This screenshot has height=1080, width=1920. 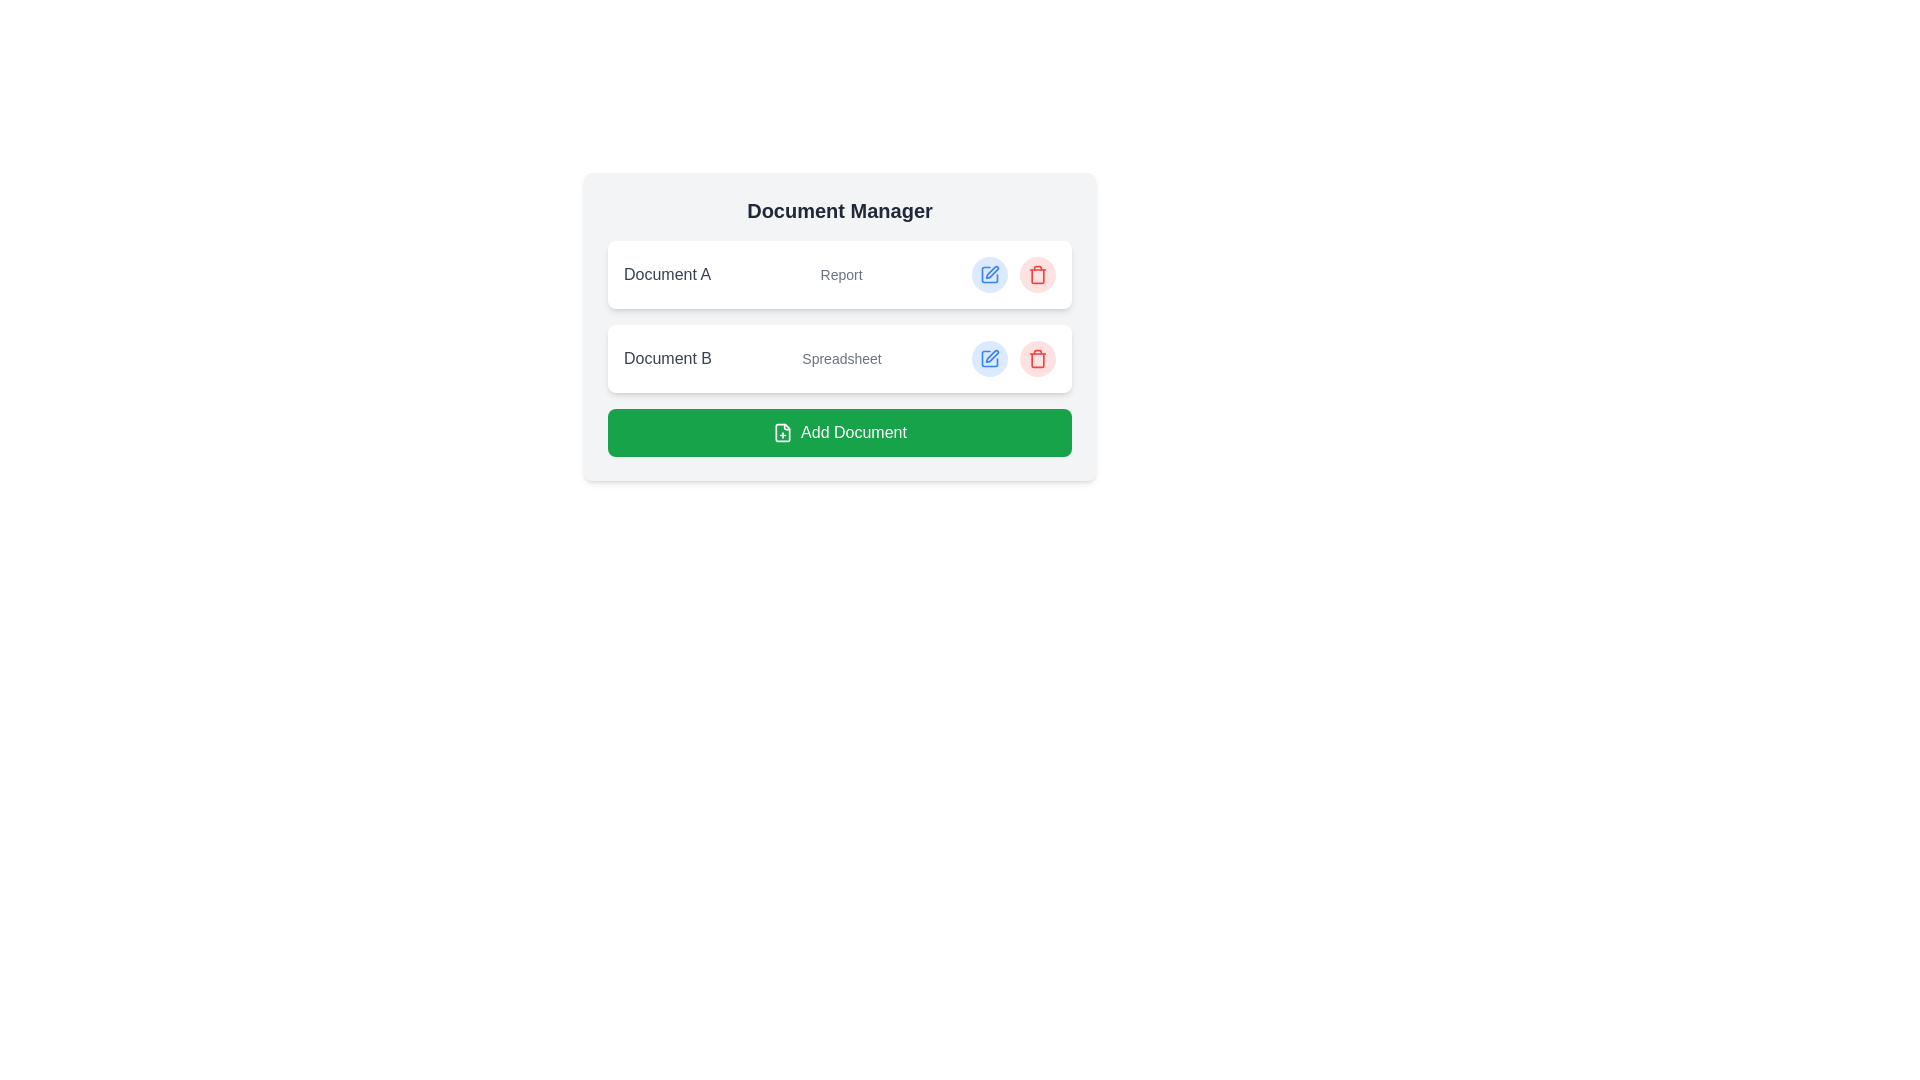 What do you see at coordinates (840, 357) in the screenshot?
I see `the document item card representing 'Document B' in the 'Document Manager' interface` at bounding box center [840, 357].